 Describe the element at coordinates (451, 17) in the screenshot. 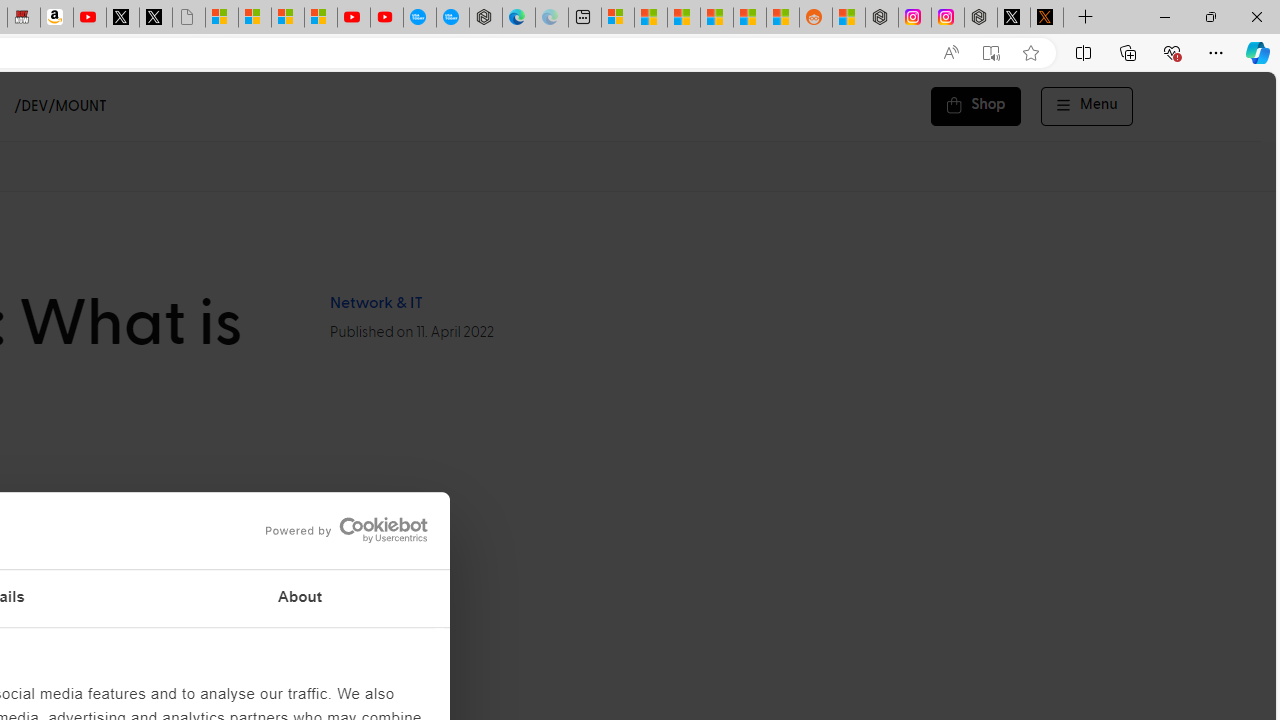

I see `'The most popular Google '` at that location.